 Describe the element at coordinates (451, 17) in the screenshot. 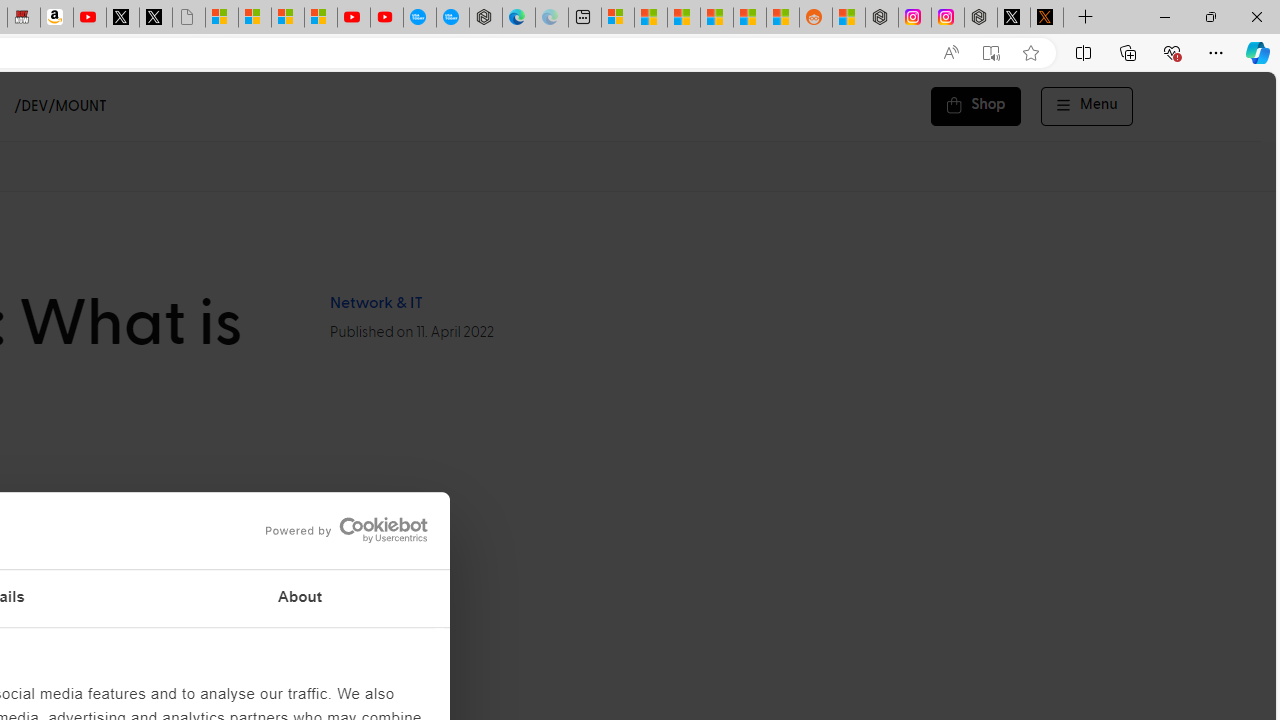

I see `'The most popular Google '` at that location.